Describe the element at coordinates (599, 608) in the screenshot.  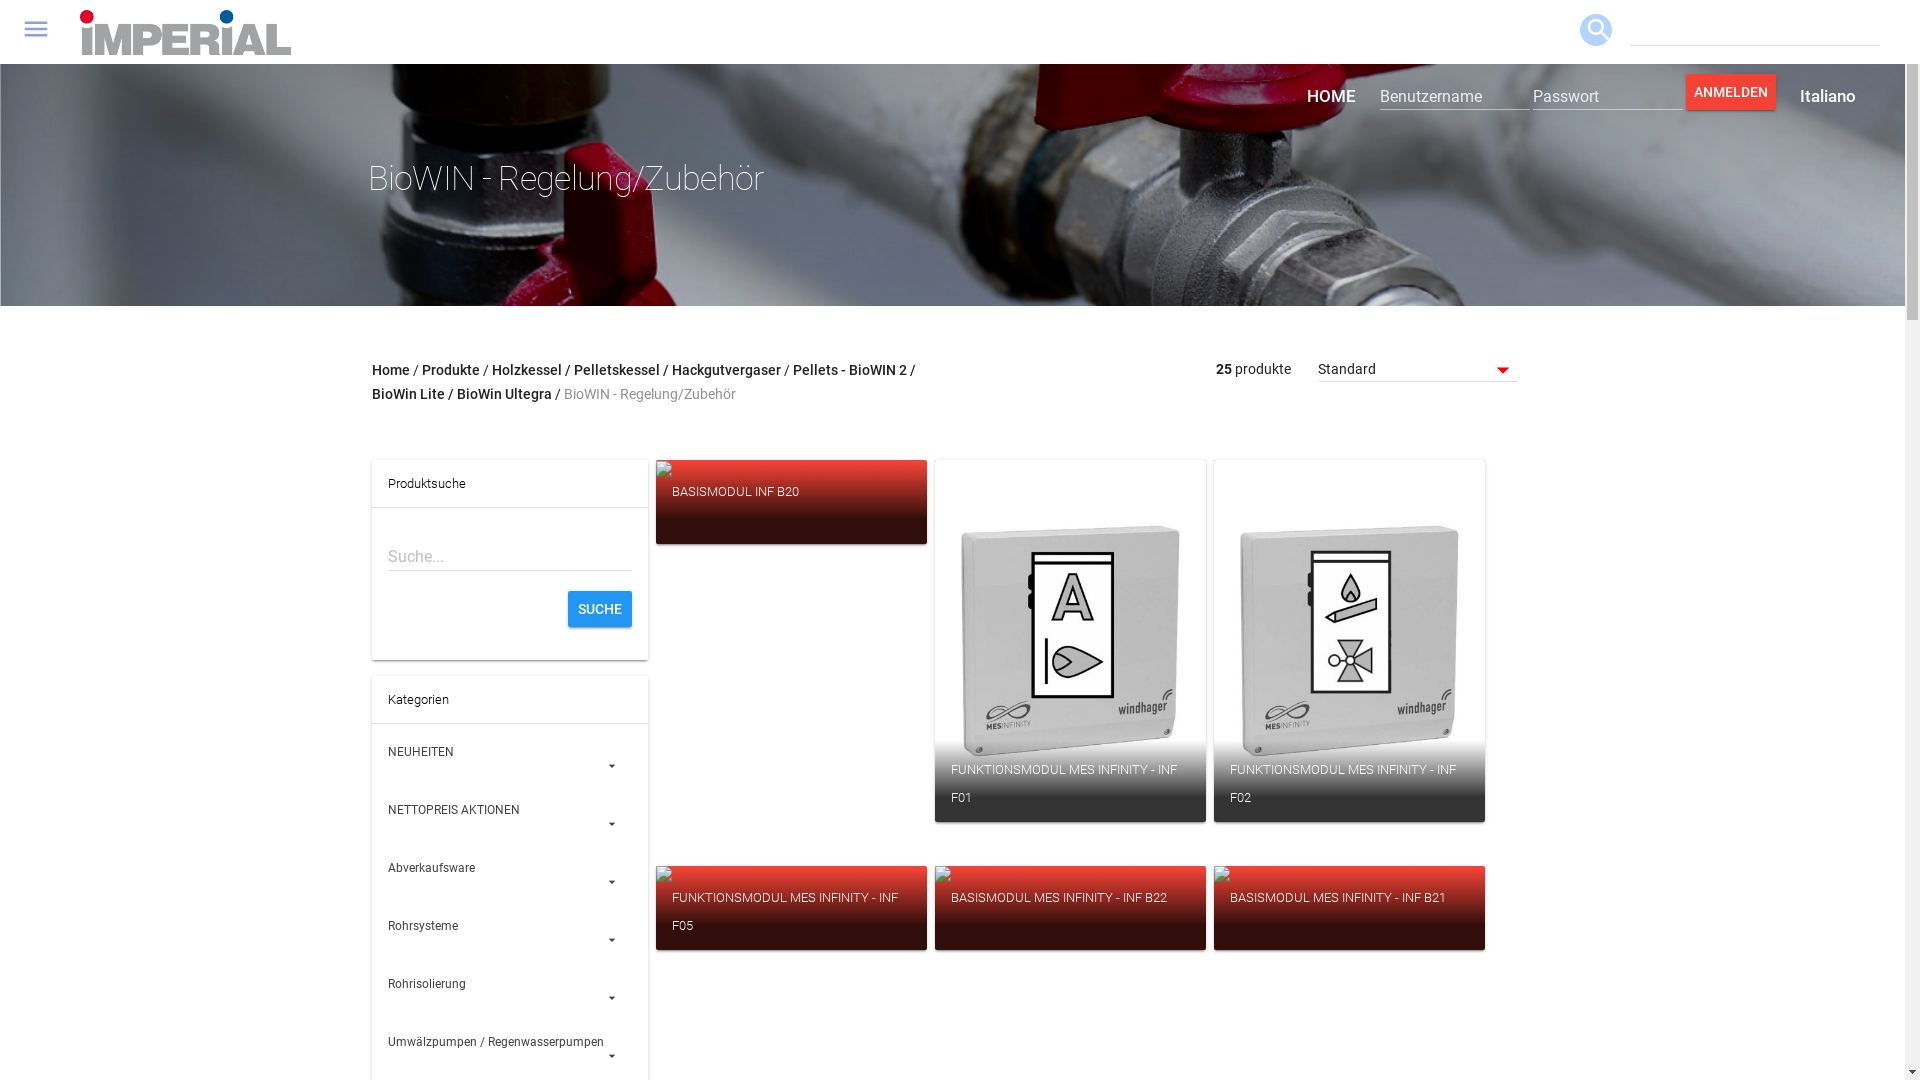
I see `'SUCHE'` at that location.